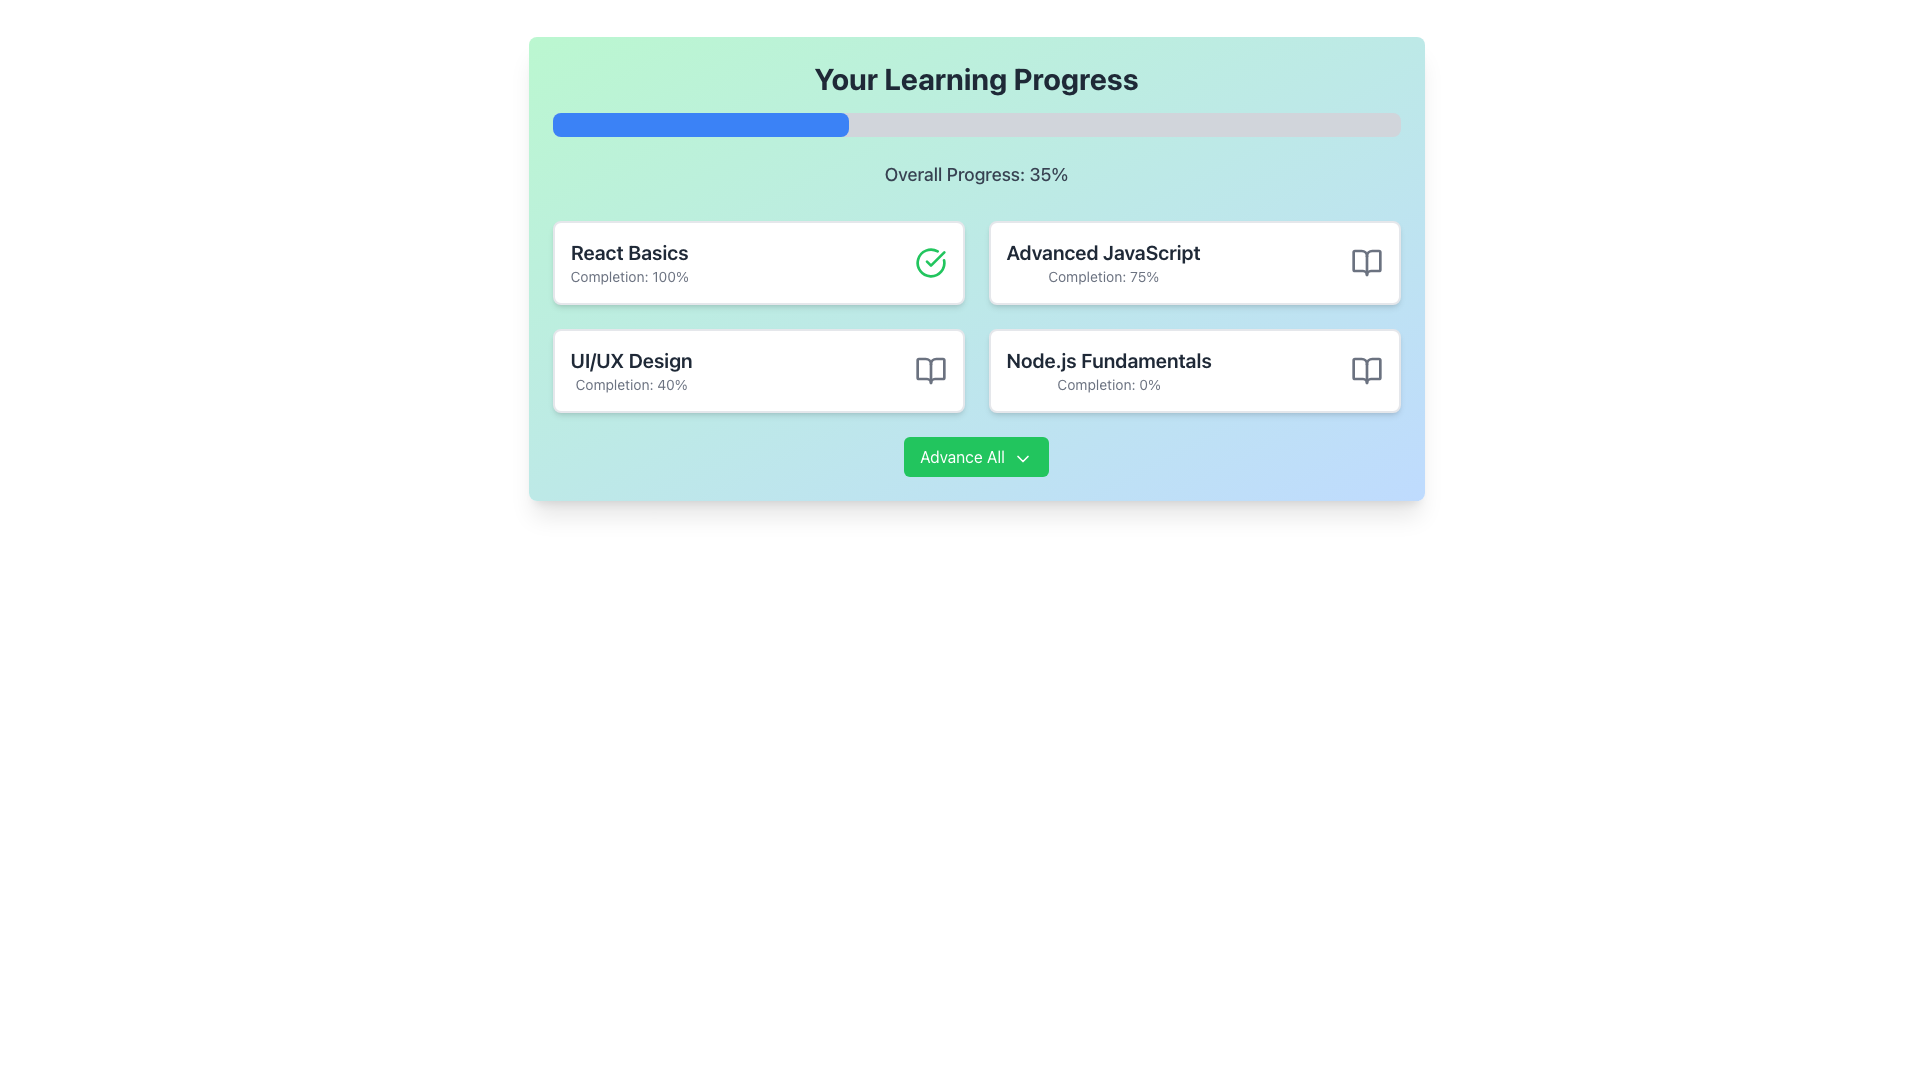  I want to click on text label displaying 'React Basics' located in the upper-left section of a card-like structure, so click(628, 252).